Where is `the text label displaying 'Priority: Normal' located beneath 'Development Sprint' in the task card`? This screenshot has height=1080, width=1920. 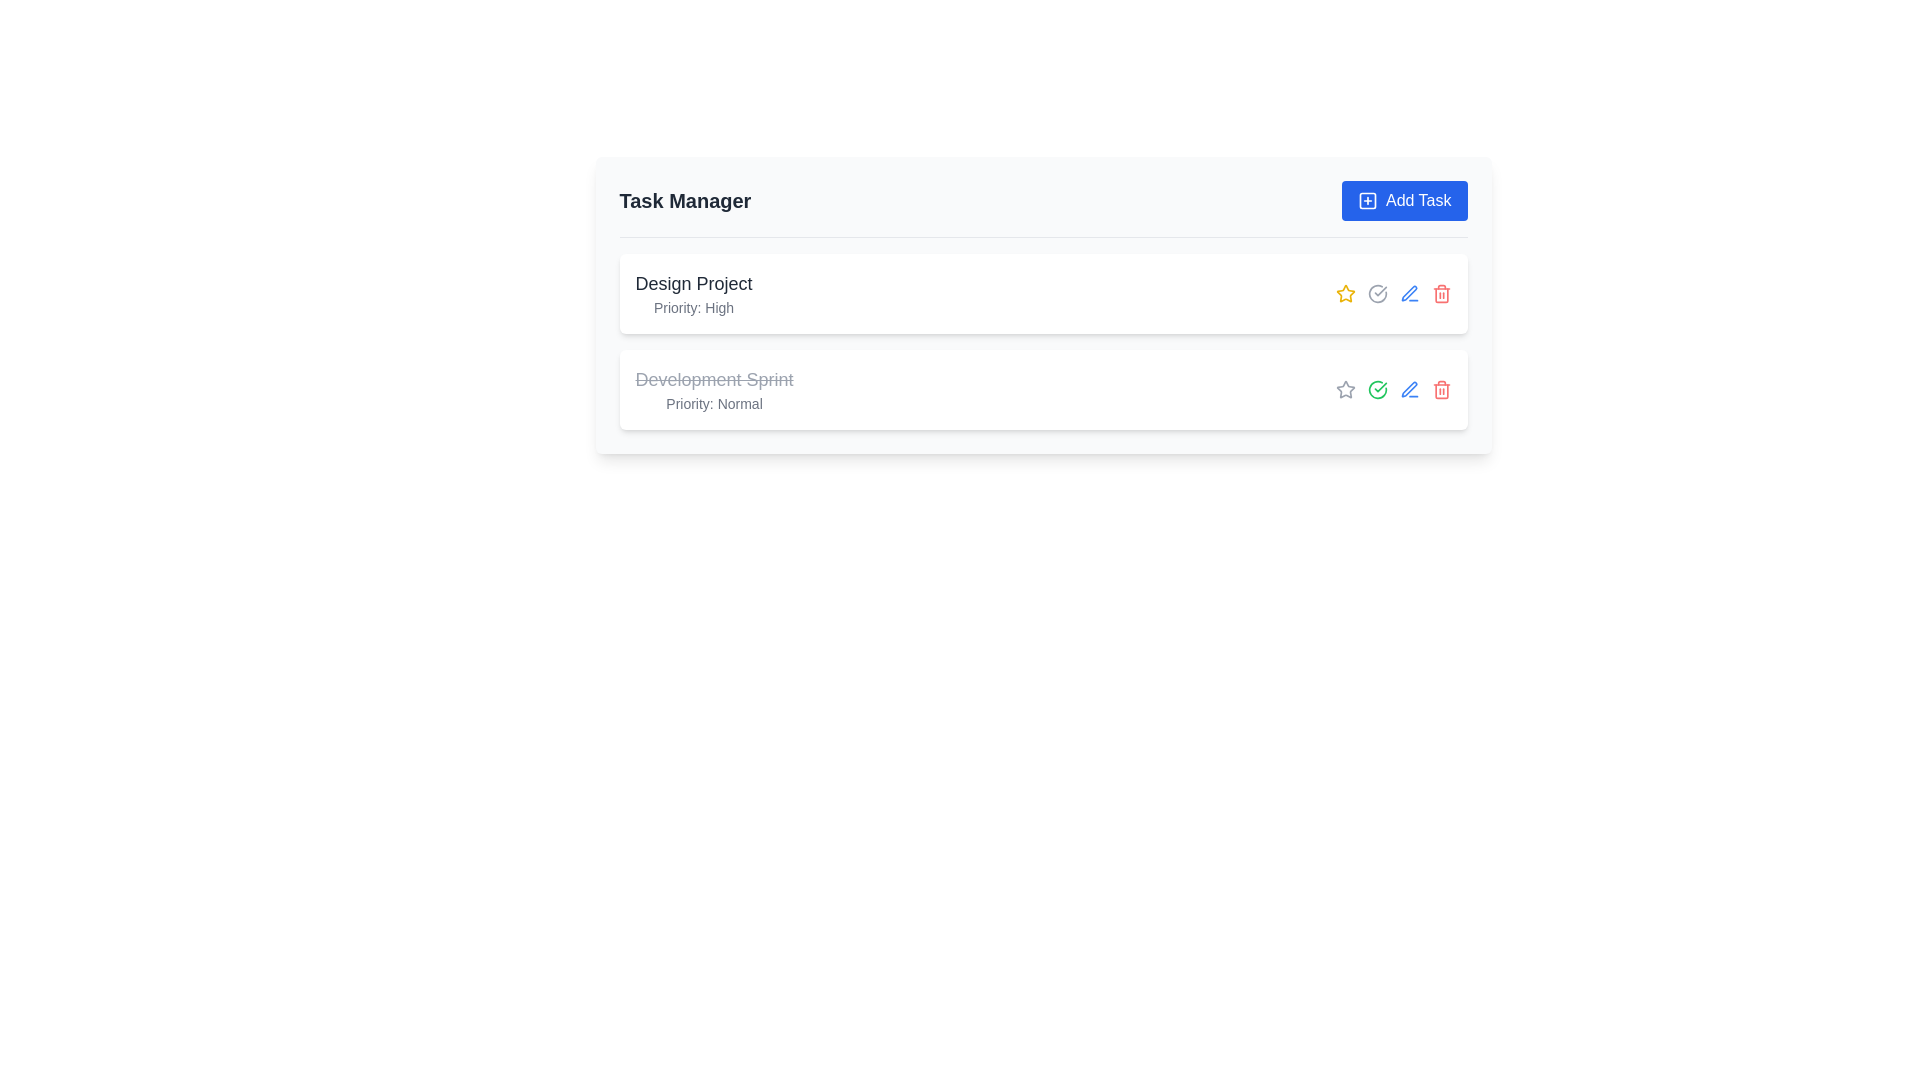 the text label displaying 'Priority: Normal' located beneath 'Development Sprint' in the task card is located at coordinates (714, 404).